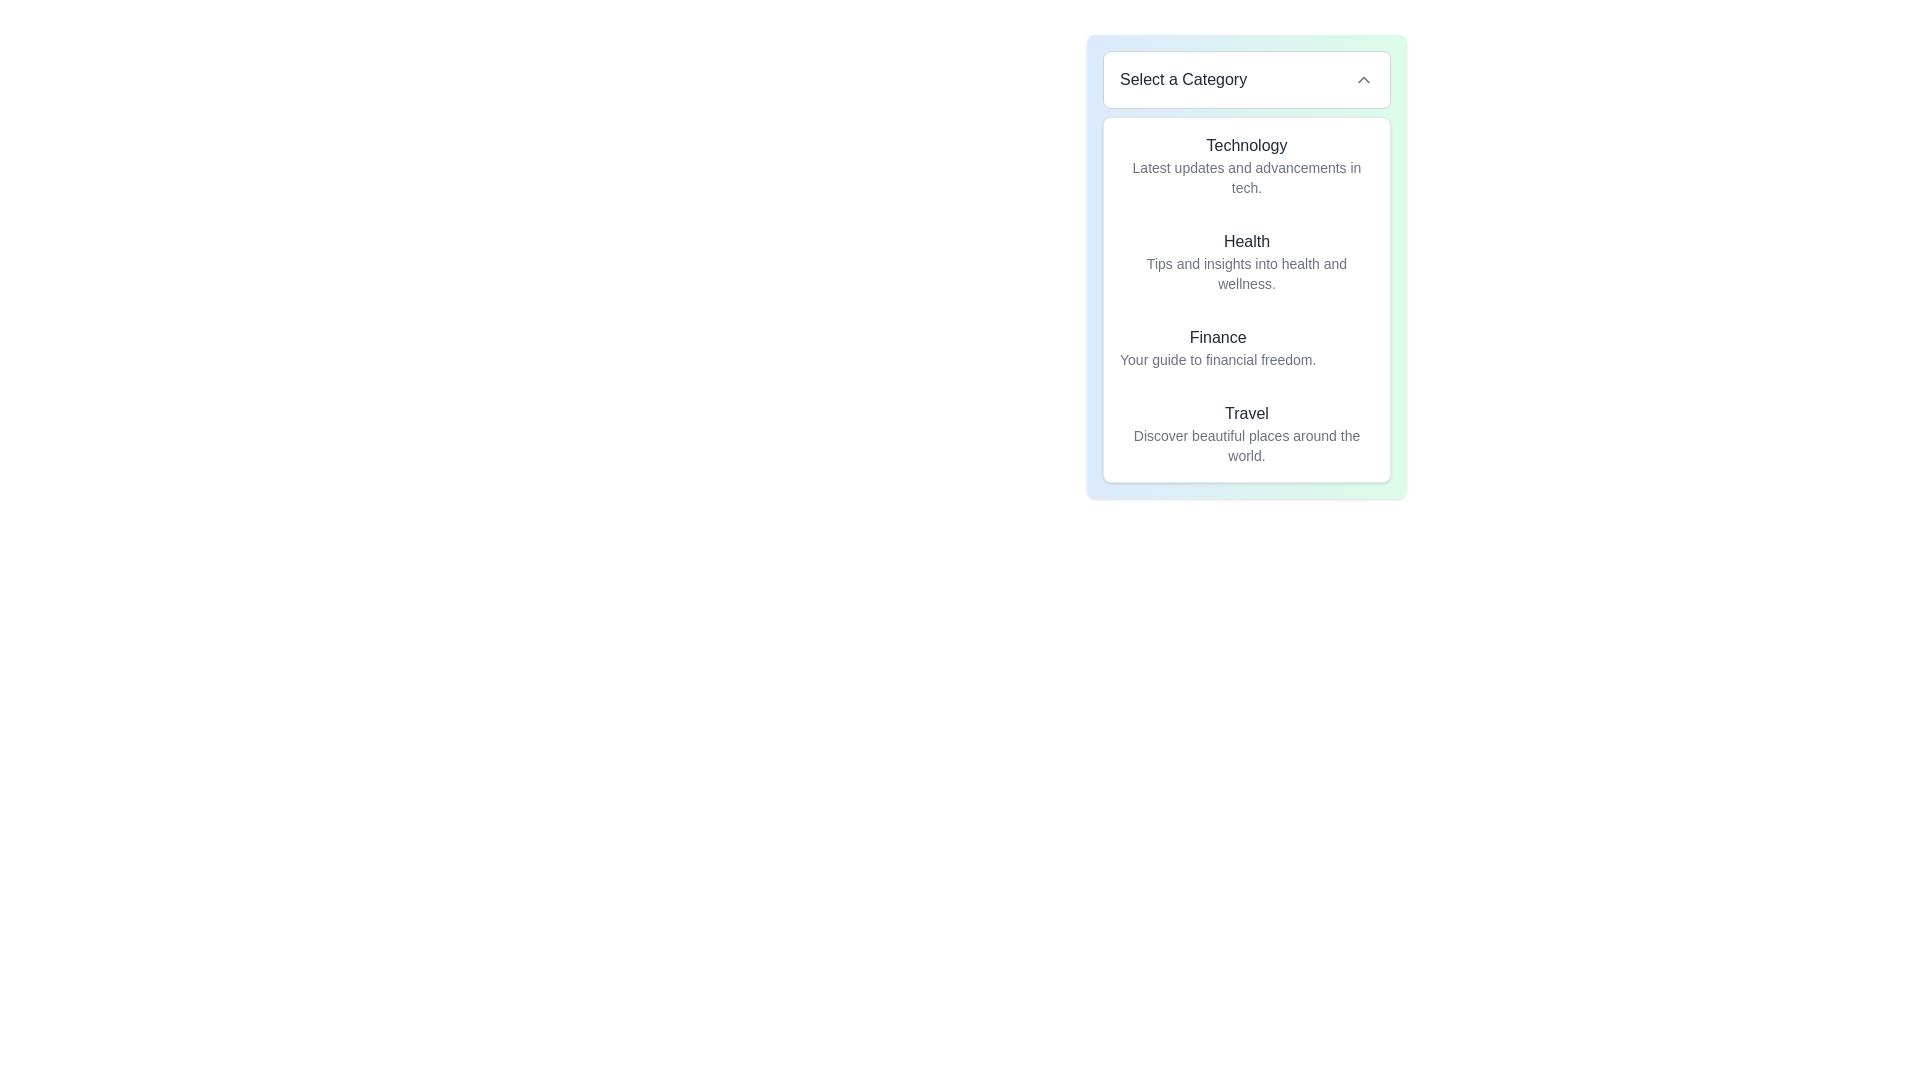  Describe the element at coordinates (1246, 261) in the screenshot. I see `the Category selector displaying 'Health' with supporting text 'Tips and insights into health and wellness.'` at that location.